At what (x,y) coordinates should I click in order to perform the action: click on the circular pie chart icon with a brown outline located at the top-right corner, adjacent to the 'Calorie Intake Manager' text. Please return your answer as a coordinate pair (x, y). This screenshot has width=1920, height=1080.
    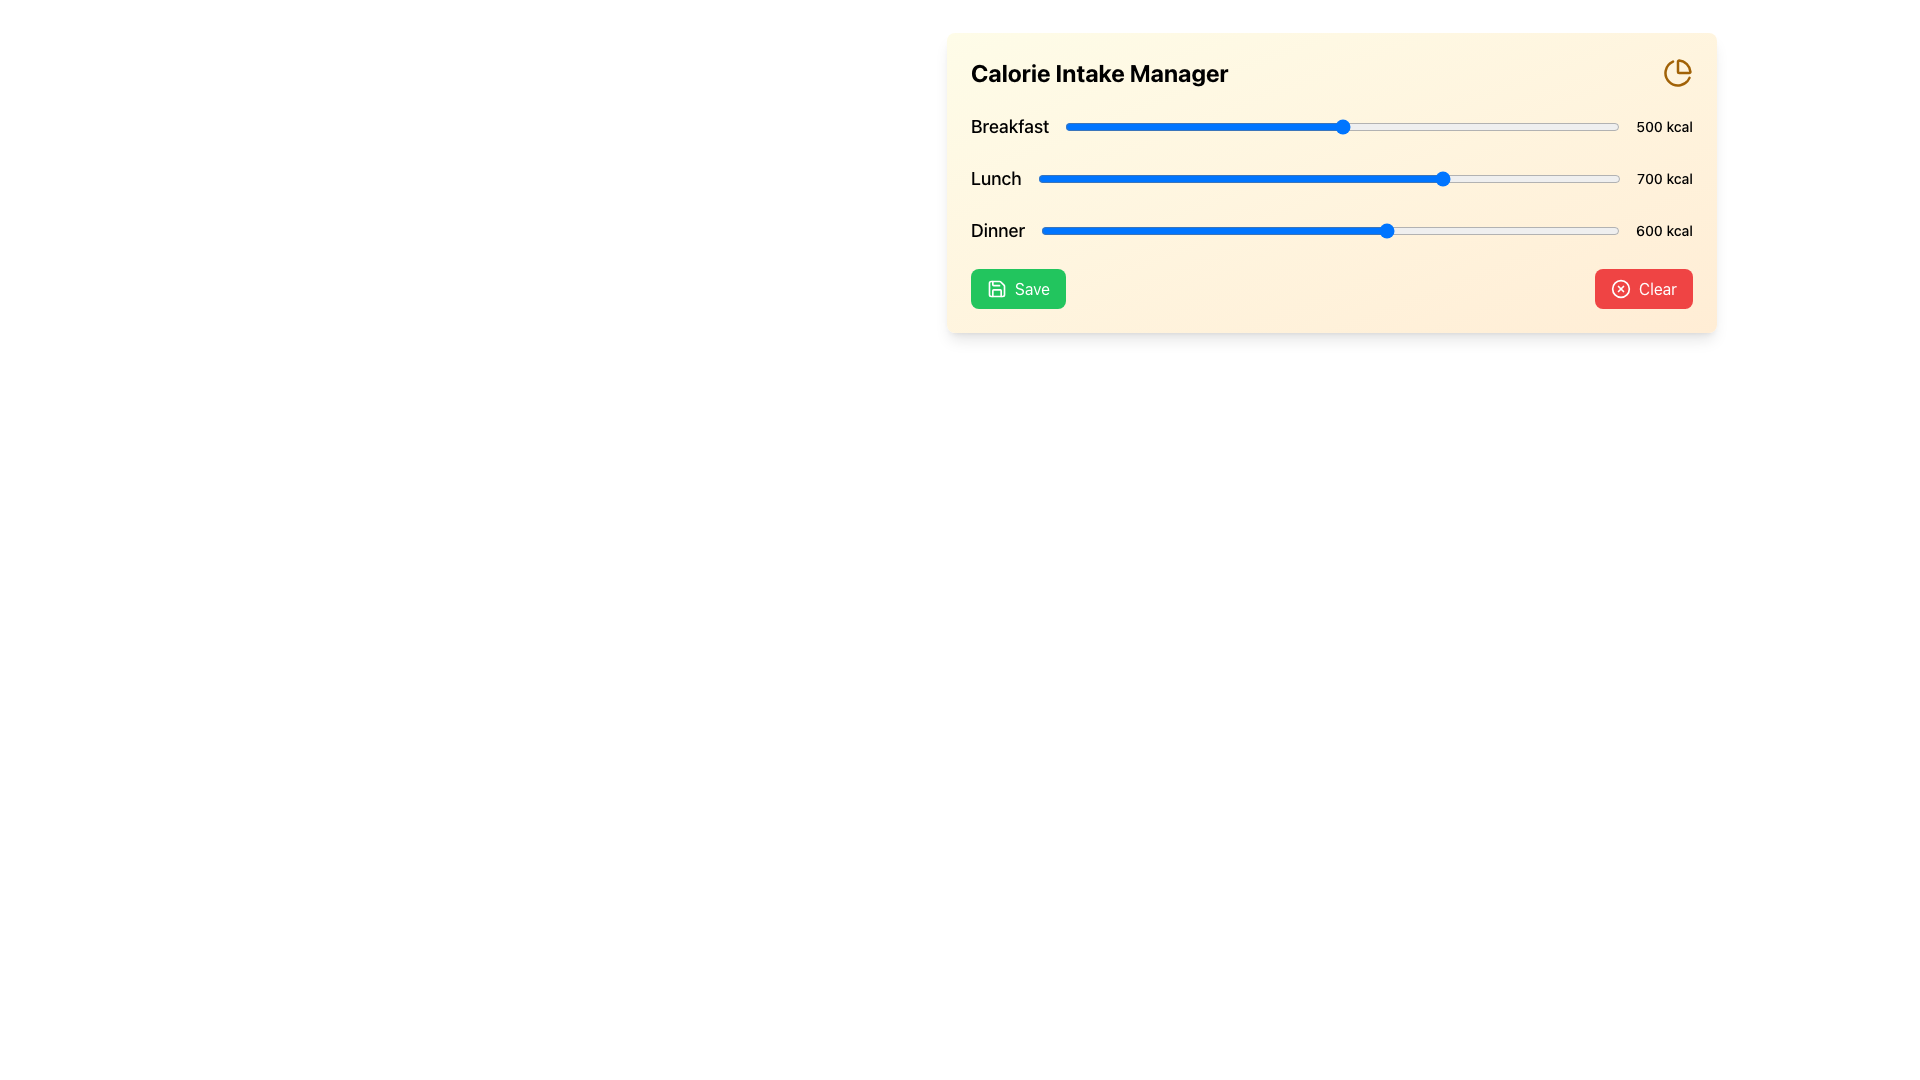
    Looking at the image, I should click on (1678, 72).